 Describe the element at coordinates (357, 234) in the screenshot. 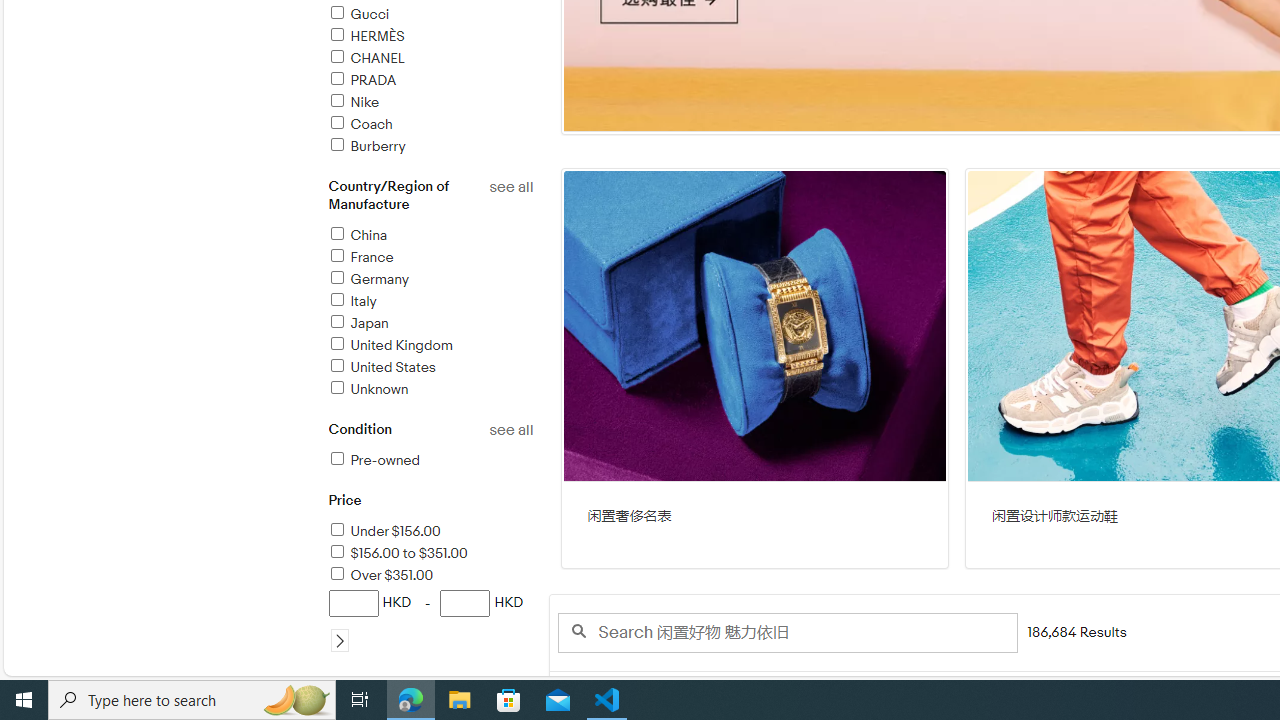

I see `'China'` at that location.